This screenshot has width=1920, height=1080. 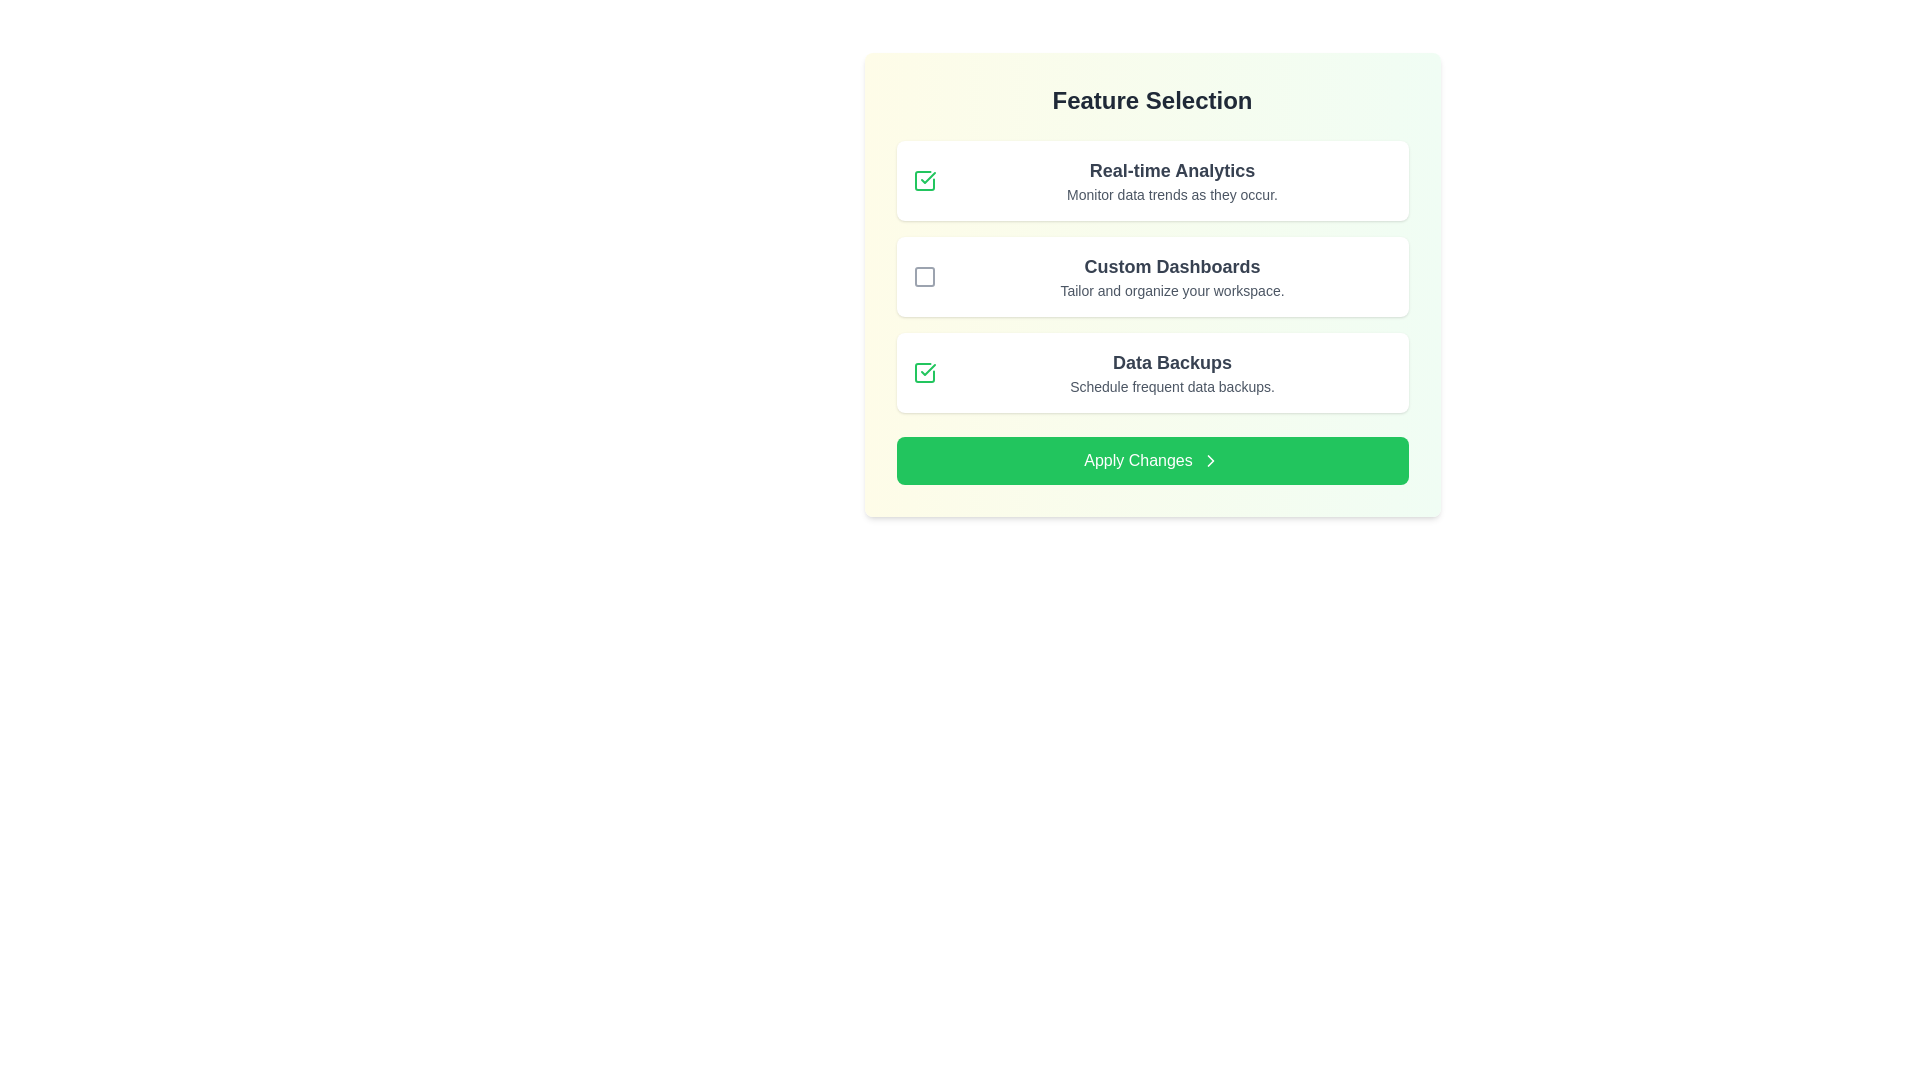 I want to click on the checkbox for 'Real-time Analytics', so click(x=923, y=181).